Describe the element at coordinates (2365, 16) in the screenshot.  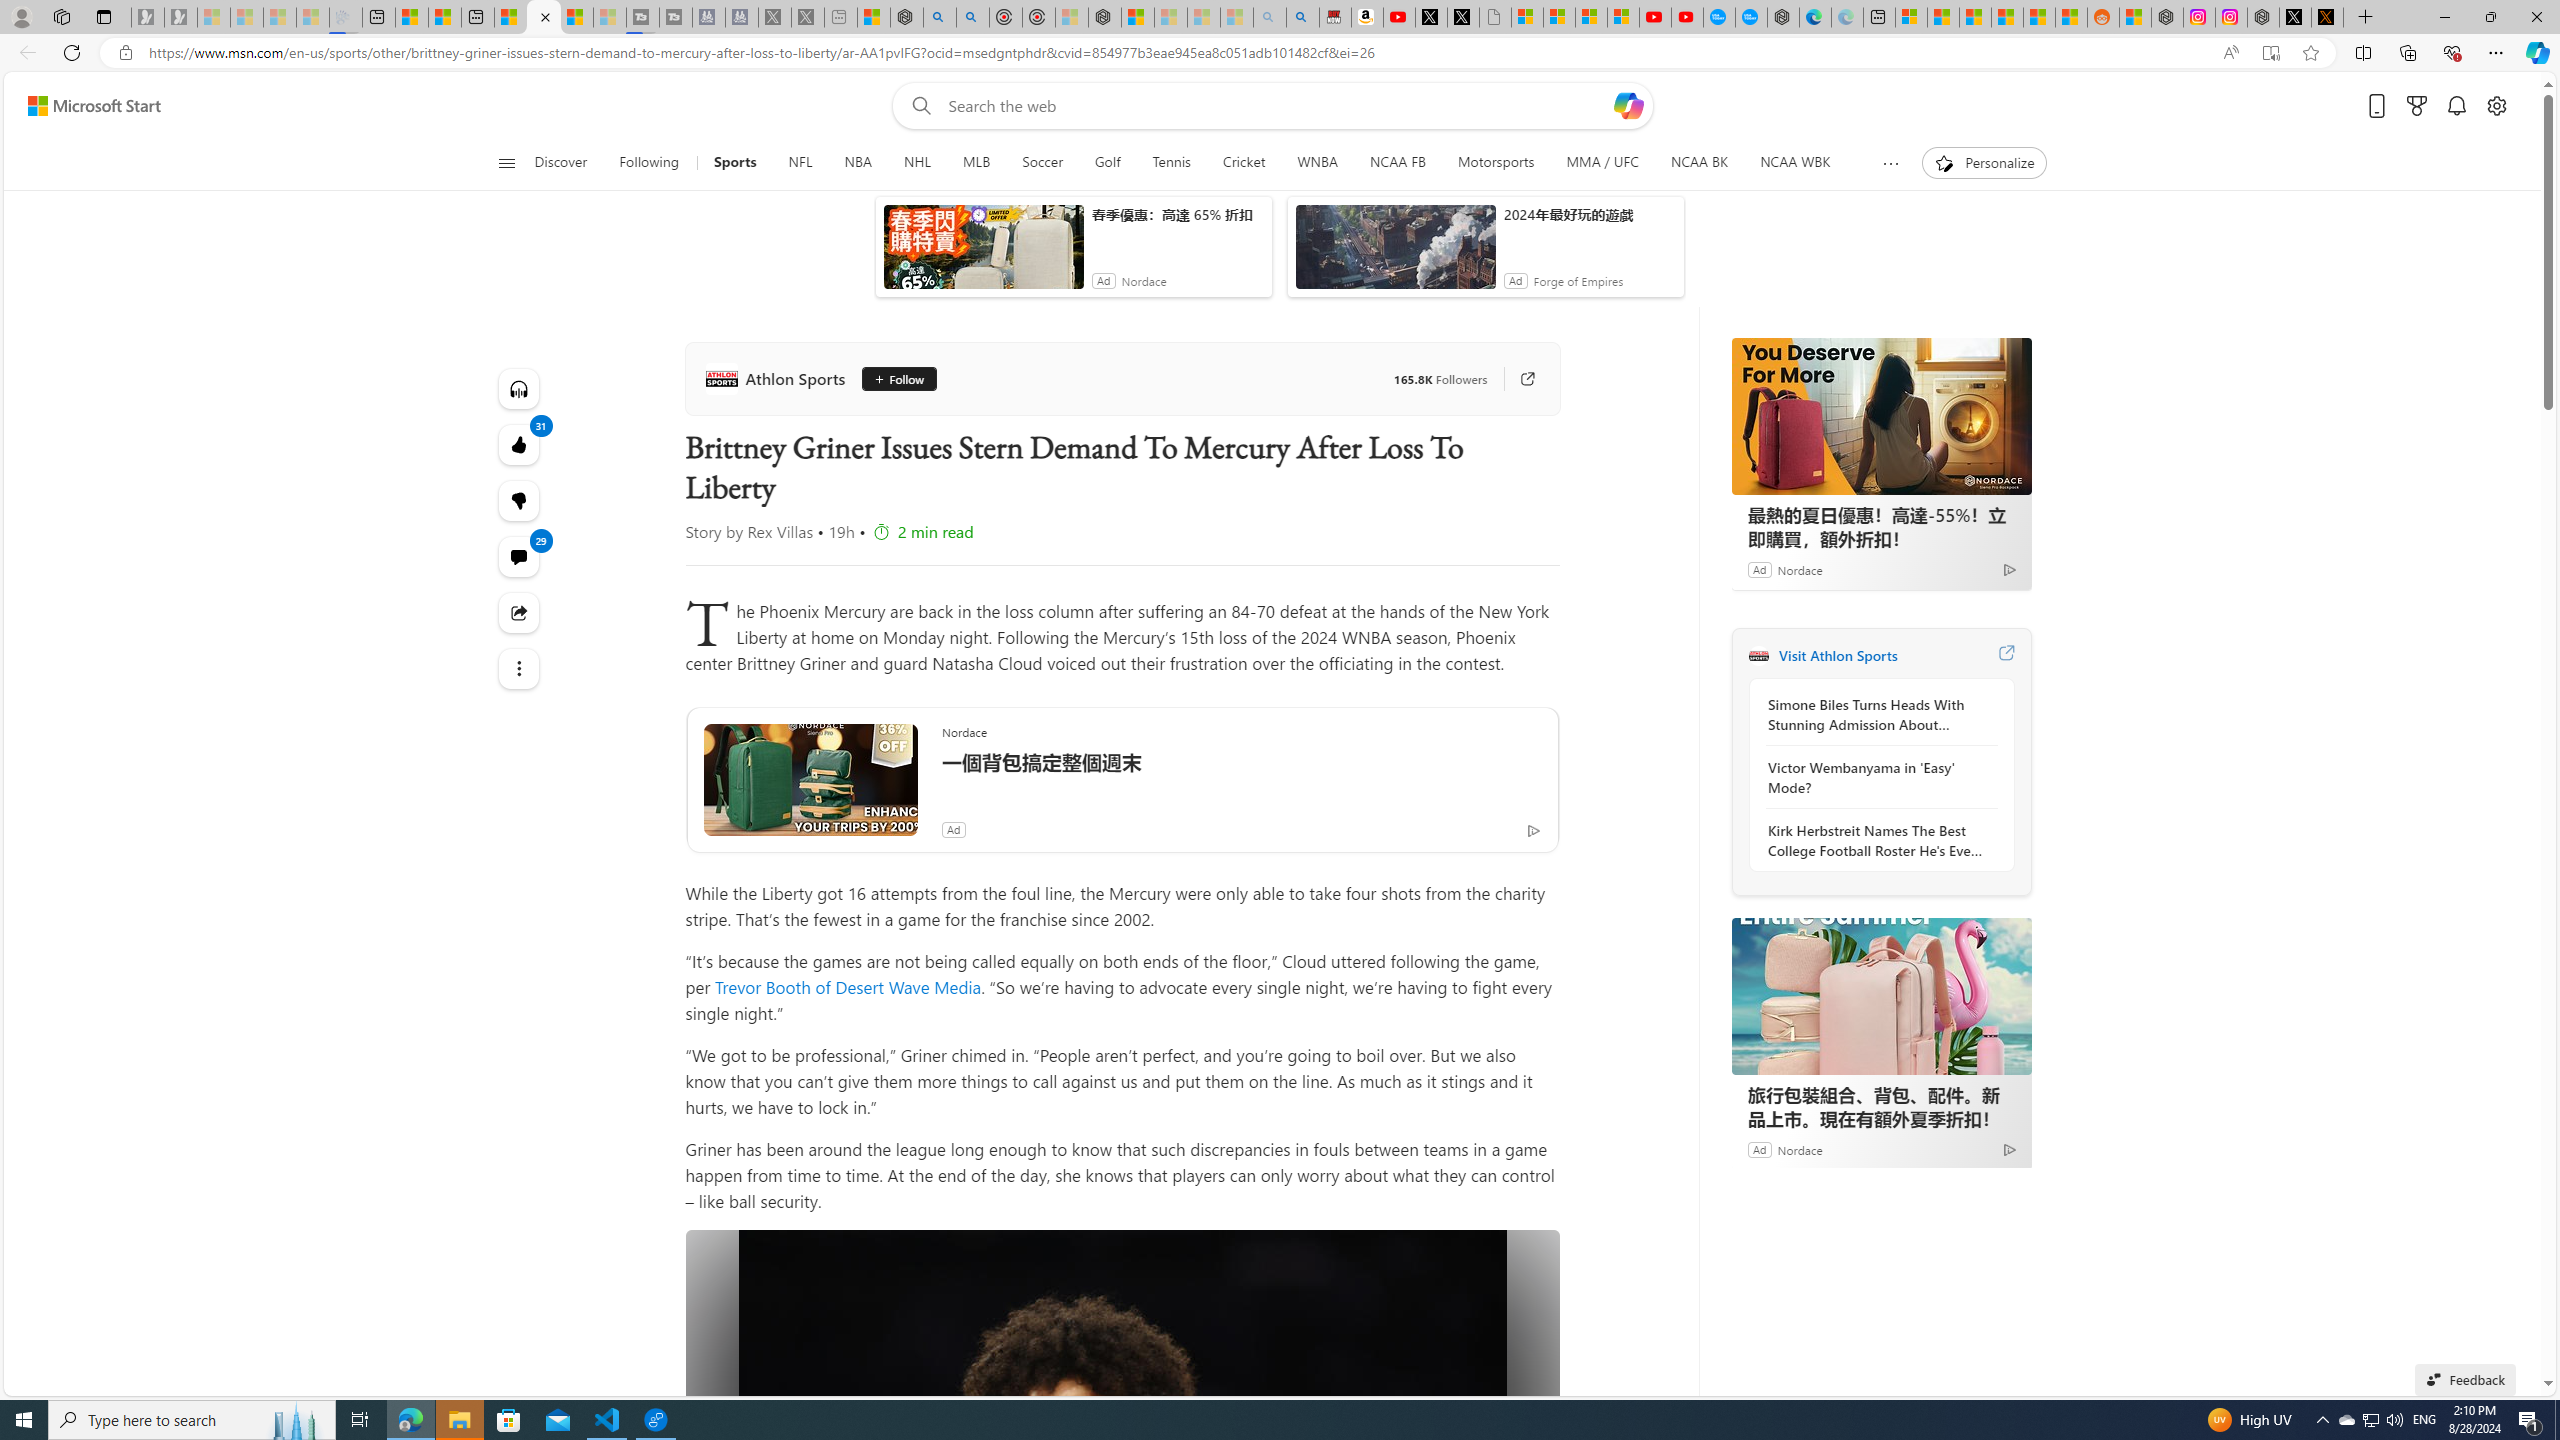
I see `'New Tab'` at that location.